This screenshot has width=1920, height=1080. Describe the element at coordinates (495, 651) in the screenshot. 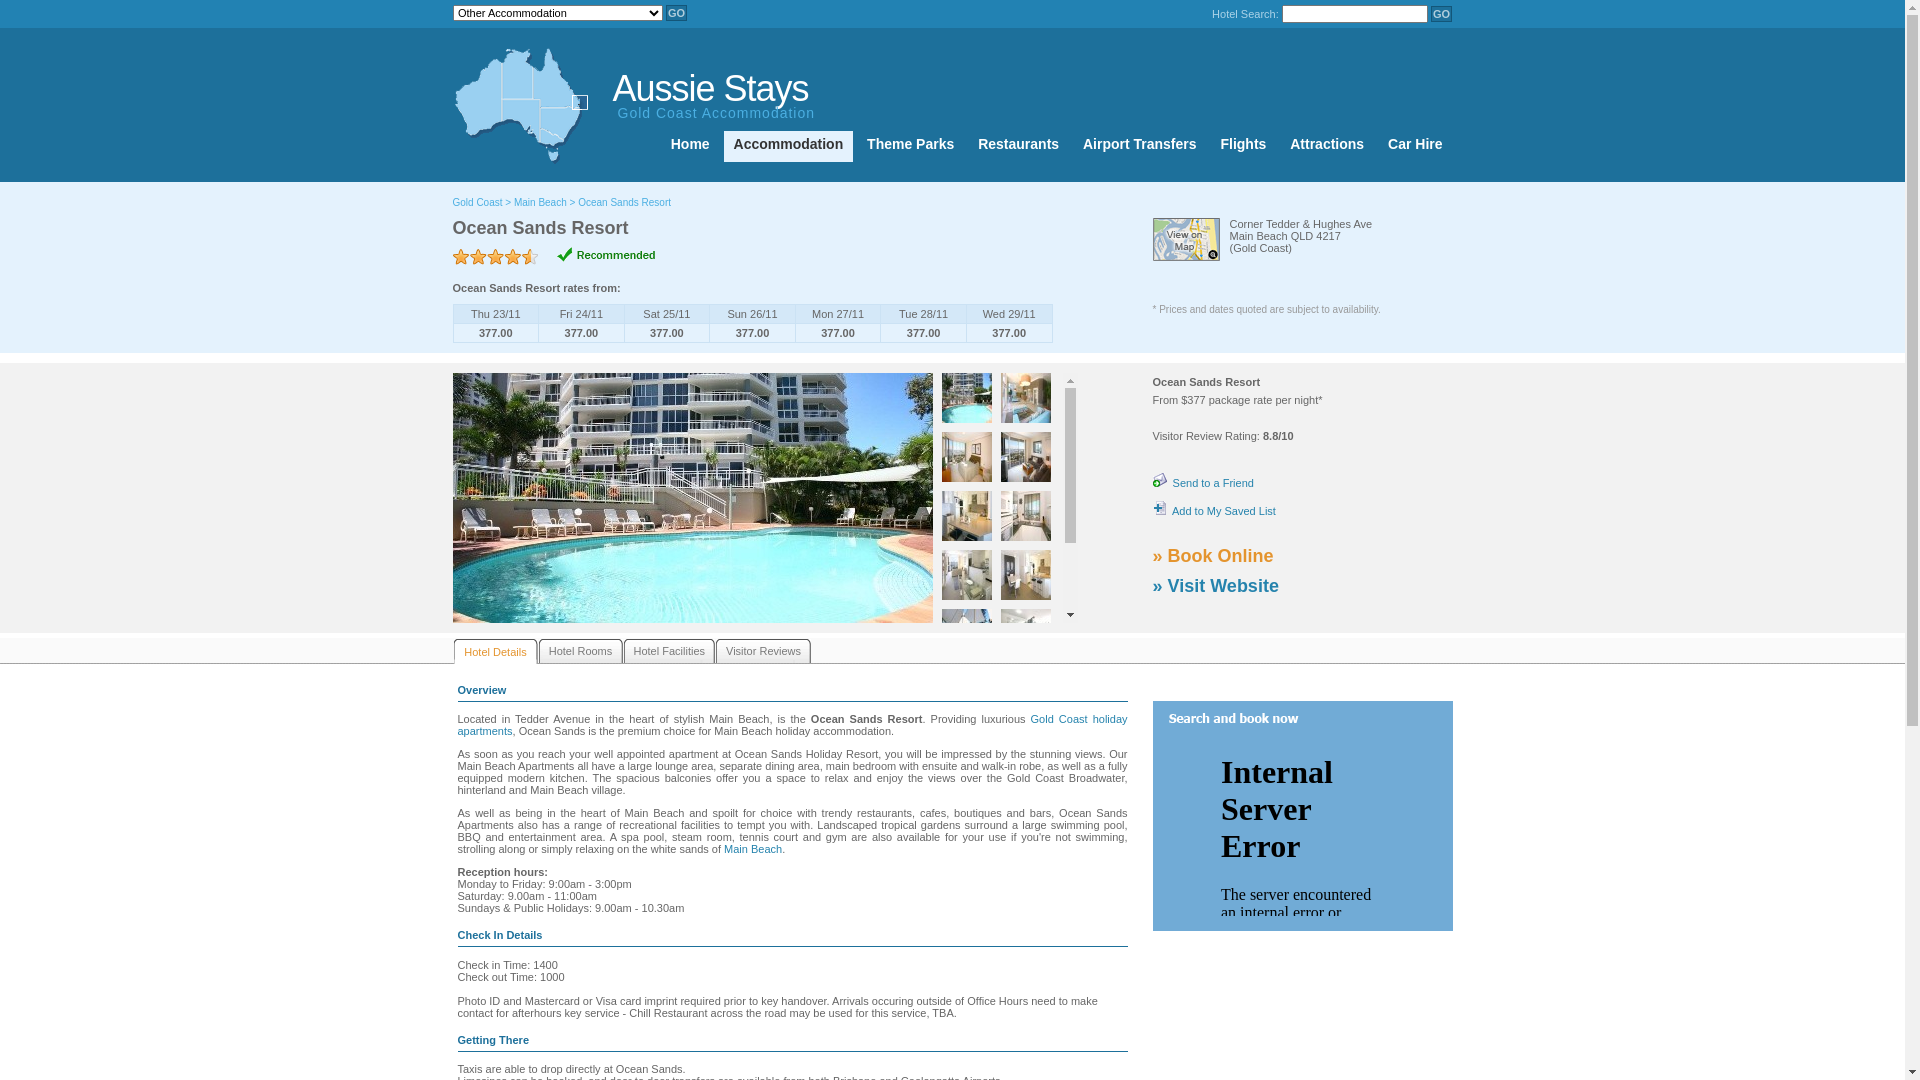

I see `'Hotel Details'` at that location.